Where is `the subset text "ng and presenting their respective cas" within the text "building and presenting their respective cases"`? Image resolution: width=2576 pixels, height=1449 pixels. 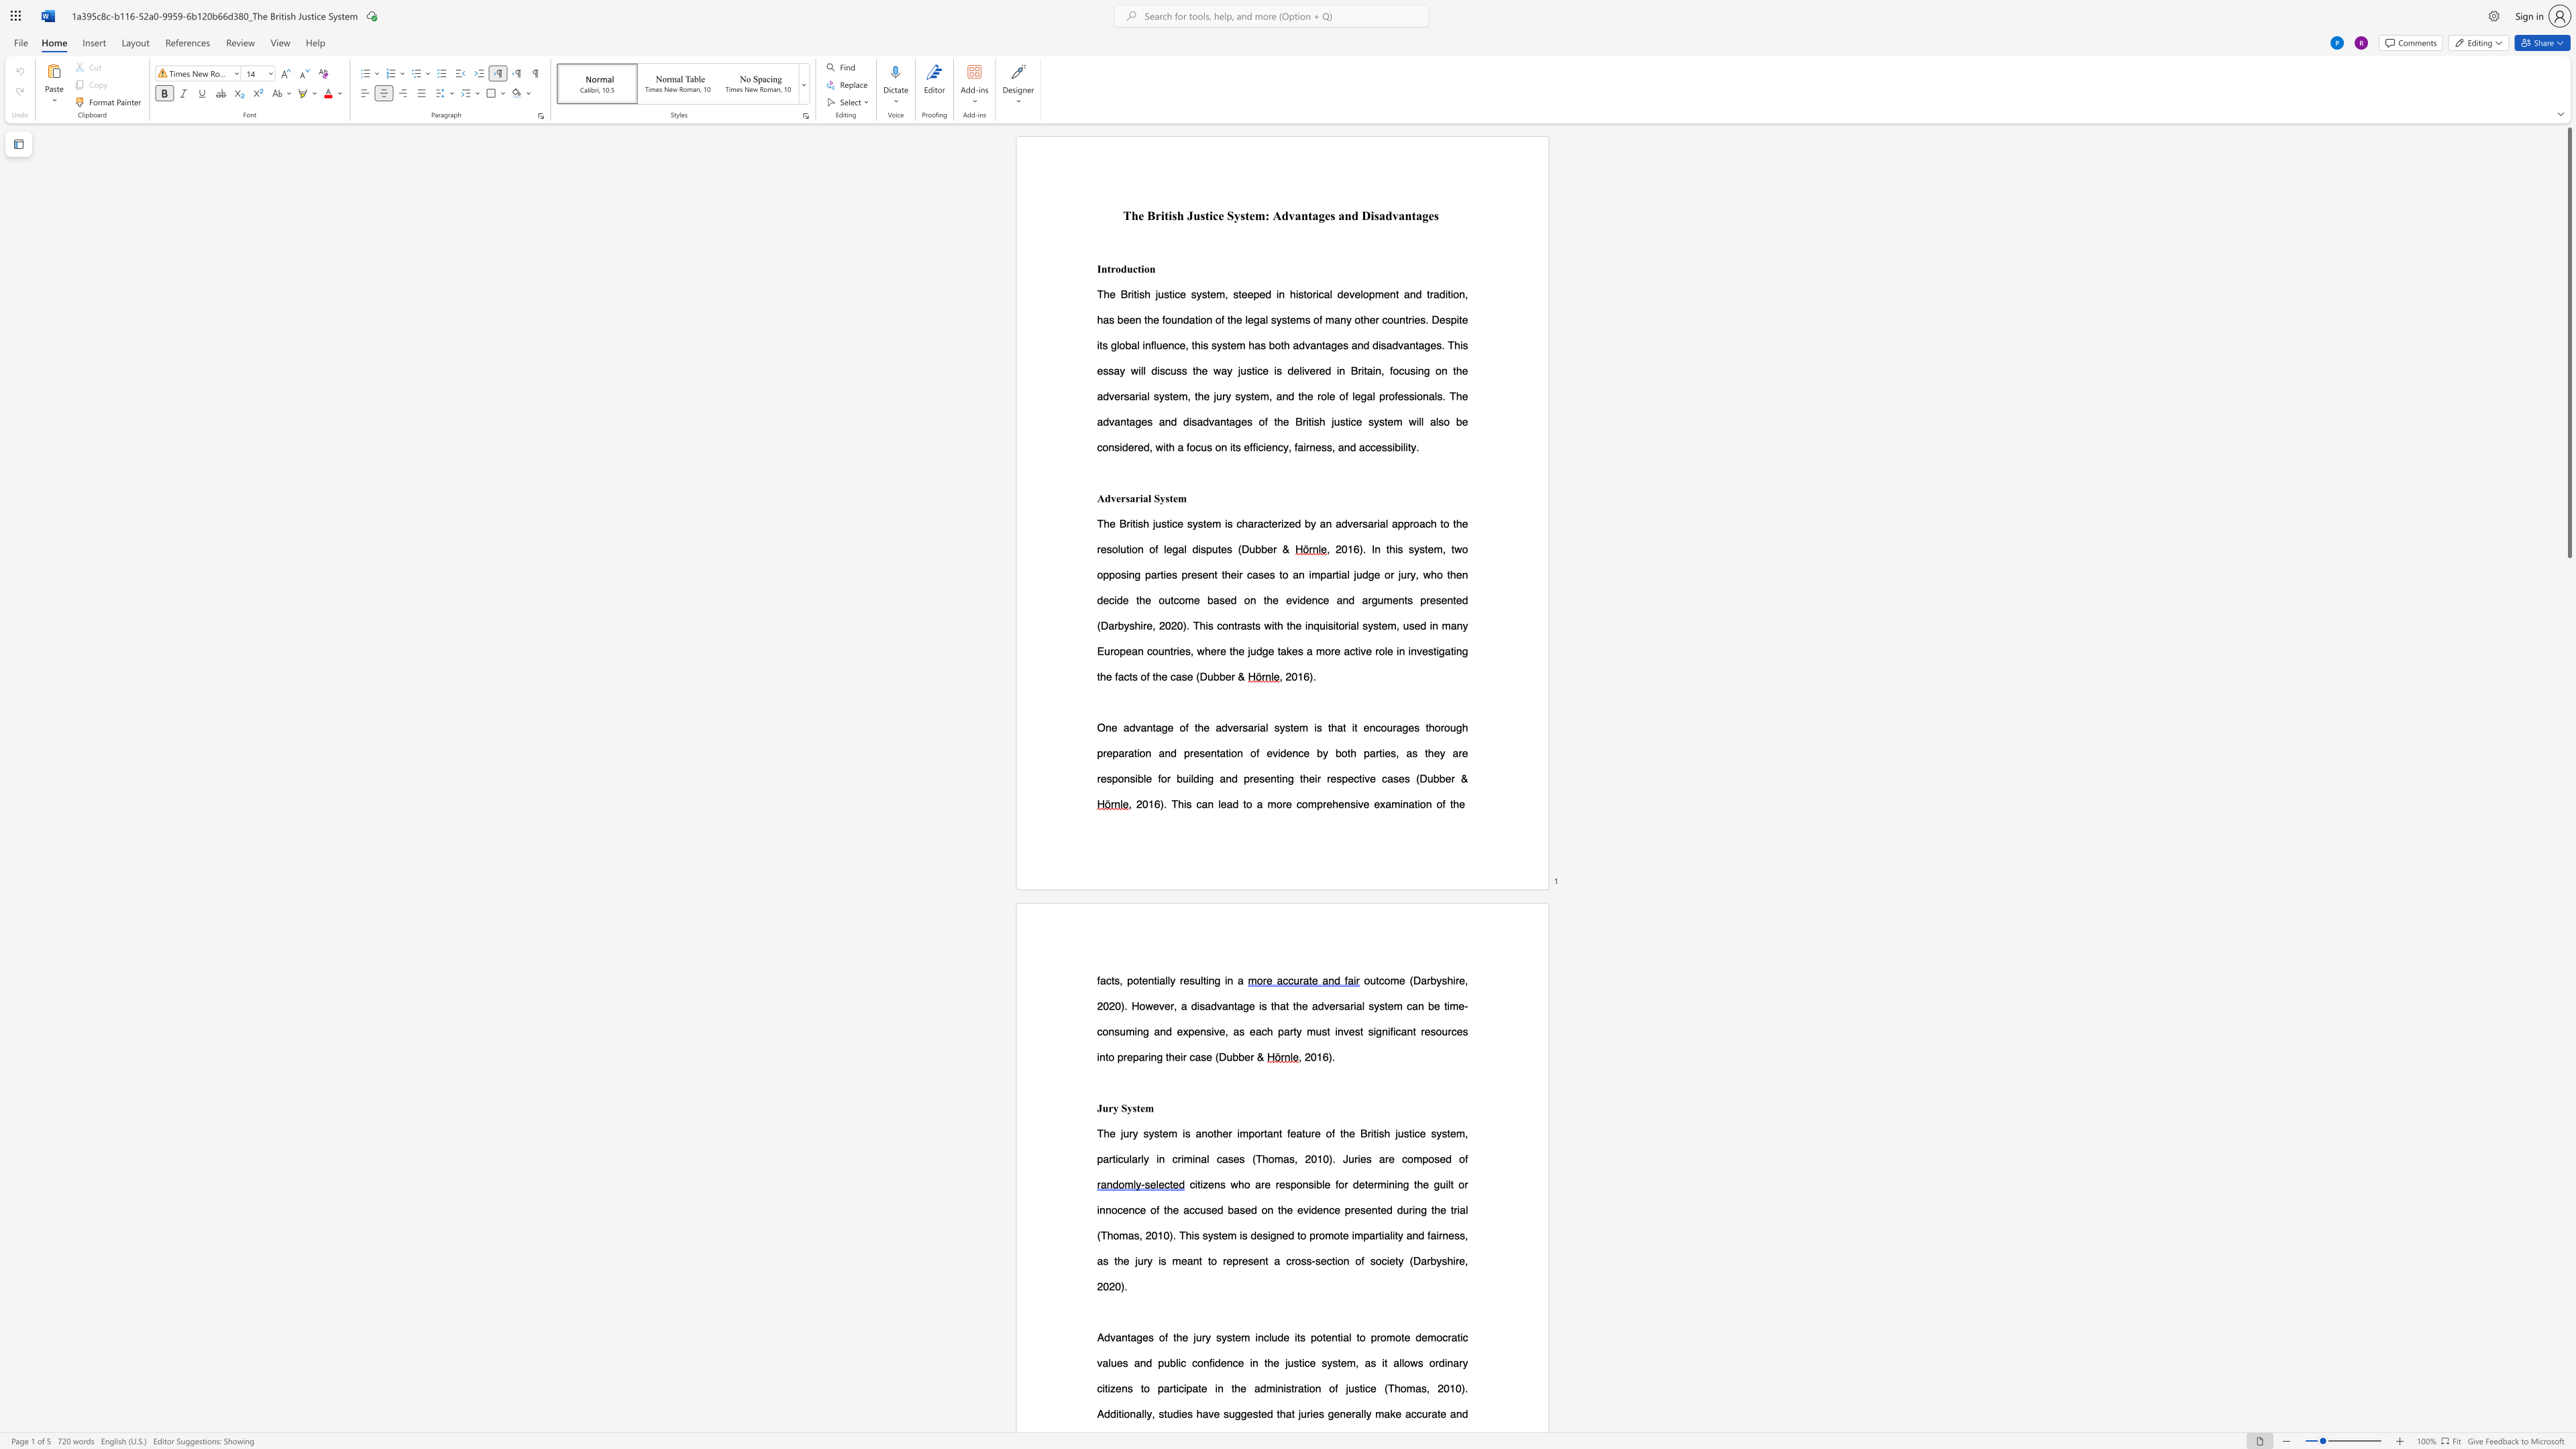
the subset text "ng and presenting their respective cas" within the text "building and presenting their respective cases" is located at coordinates (1201, 777).